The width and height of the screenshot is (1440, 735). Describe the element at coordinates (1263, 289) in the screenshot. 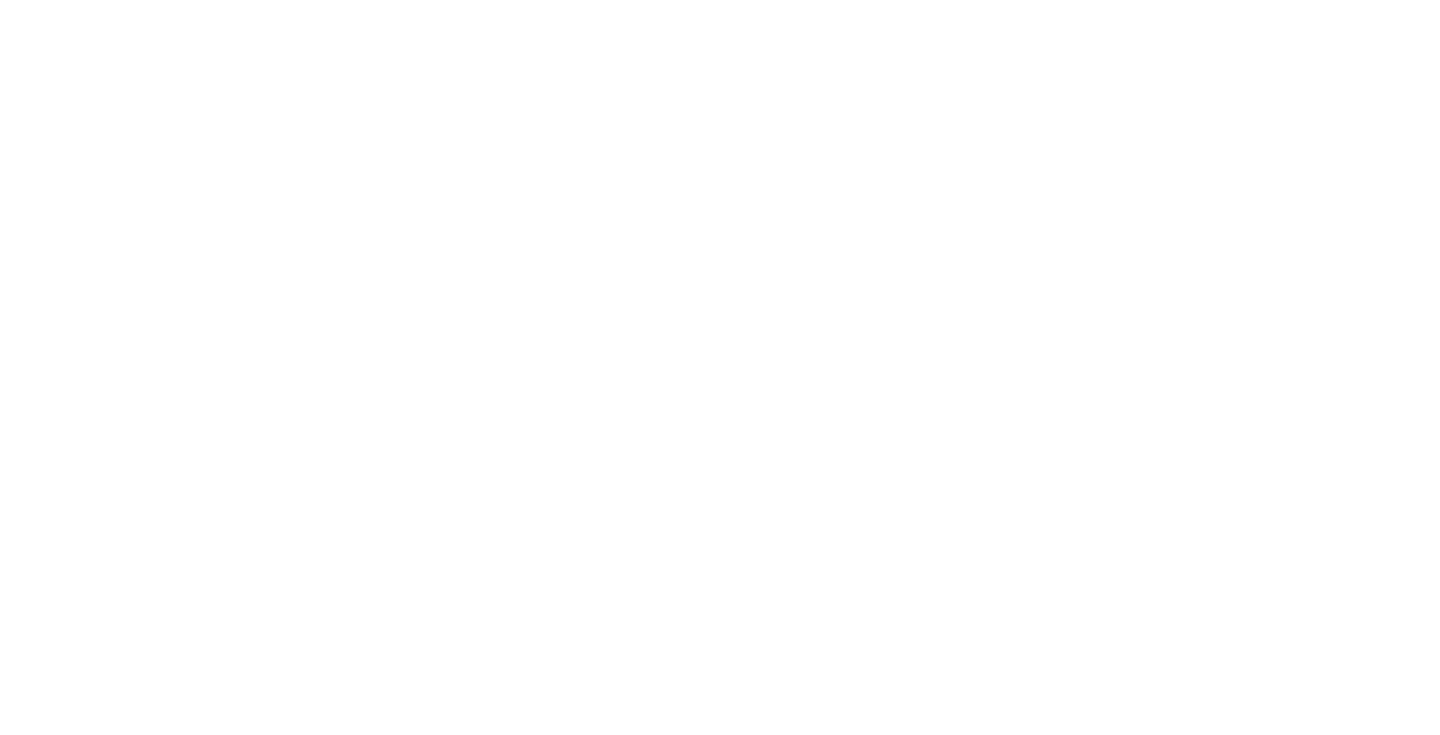

I see `'Visitors & Families'` at that location.